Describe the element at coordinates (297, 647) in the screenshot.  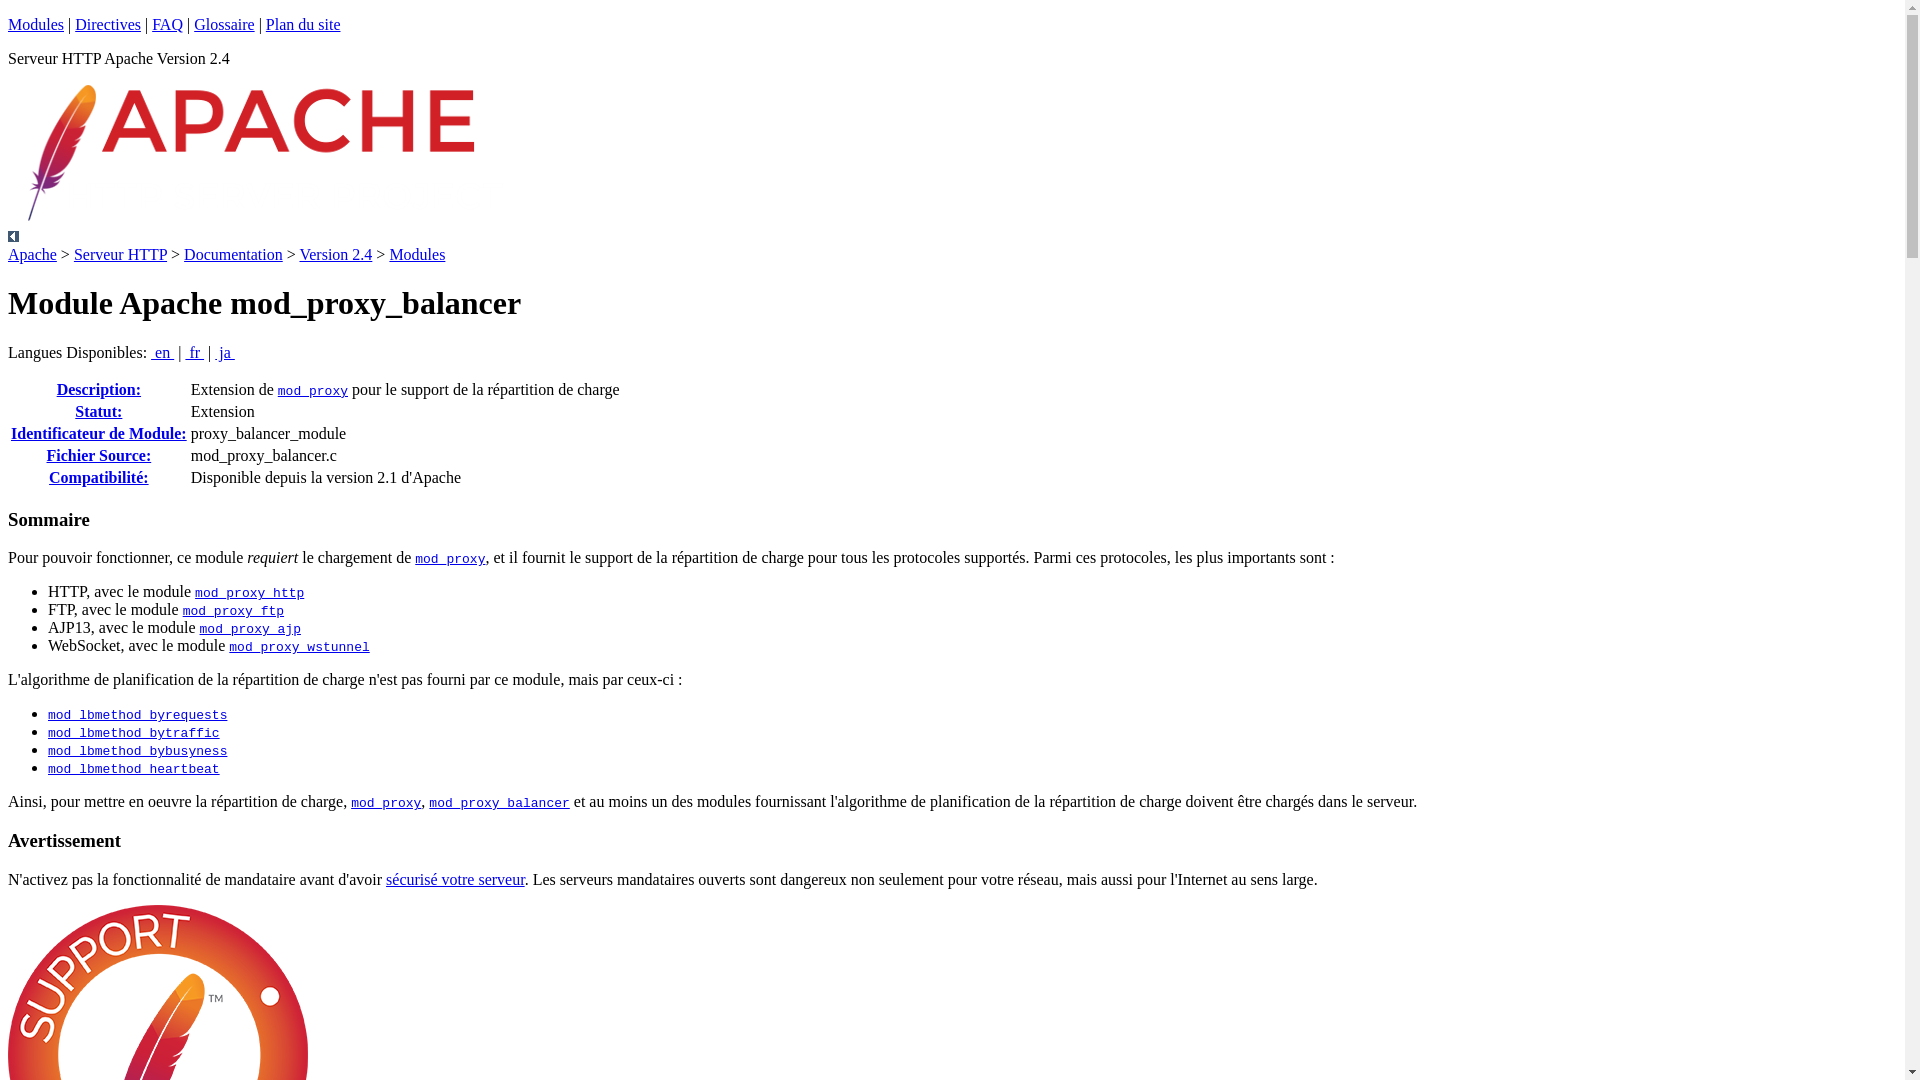
I see `'mod_proxy_wstunnel'` at that location.